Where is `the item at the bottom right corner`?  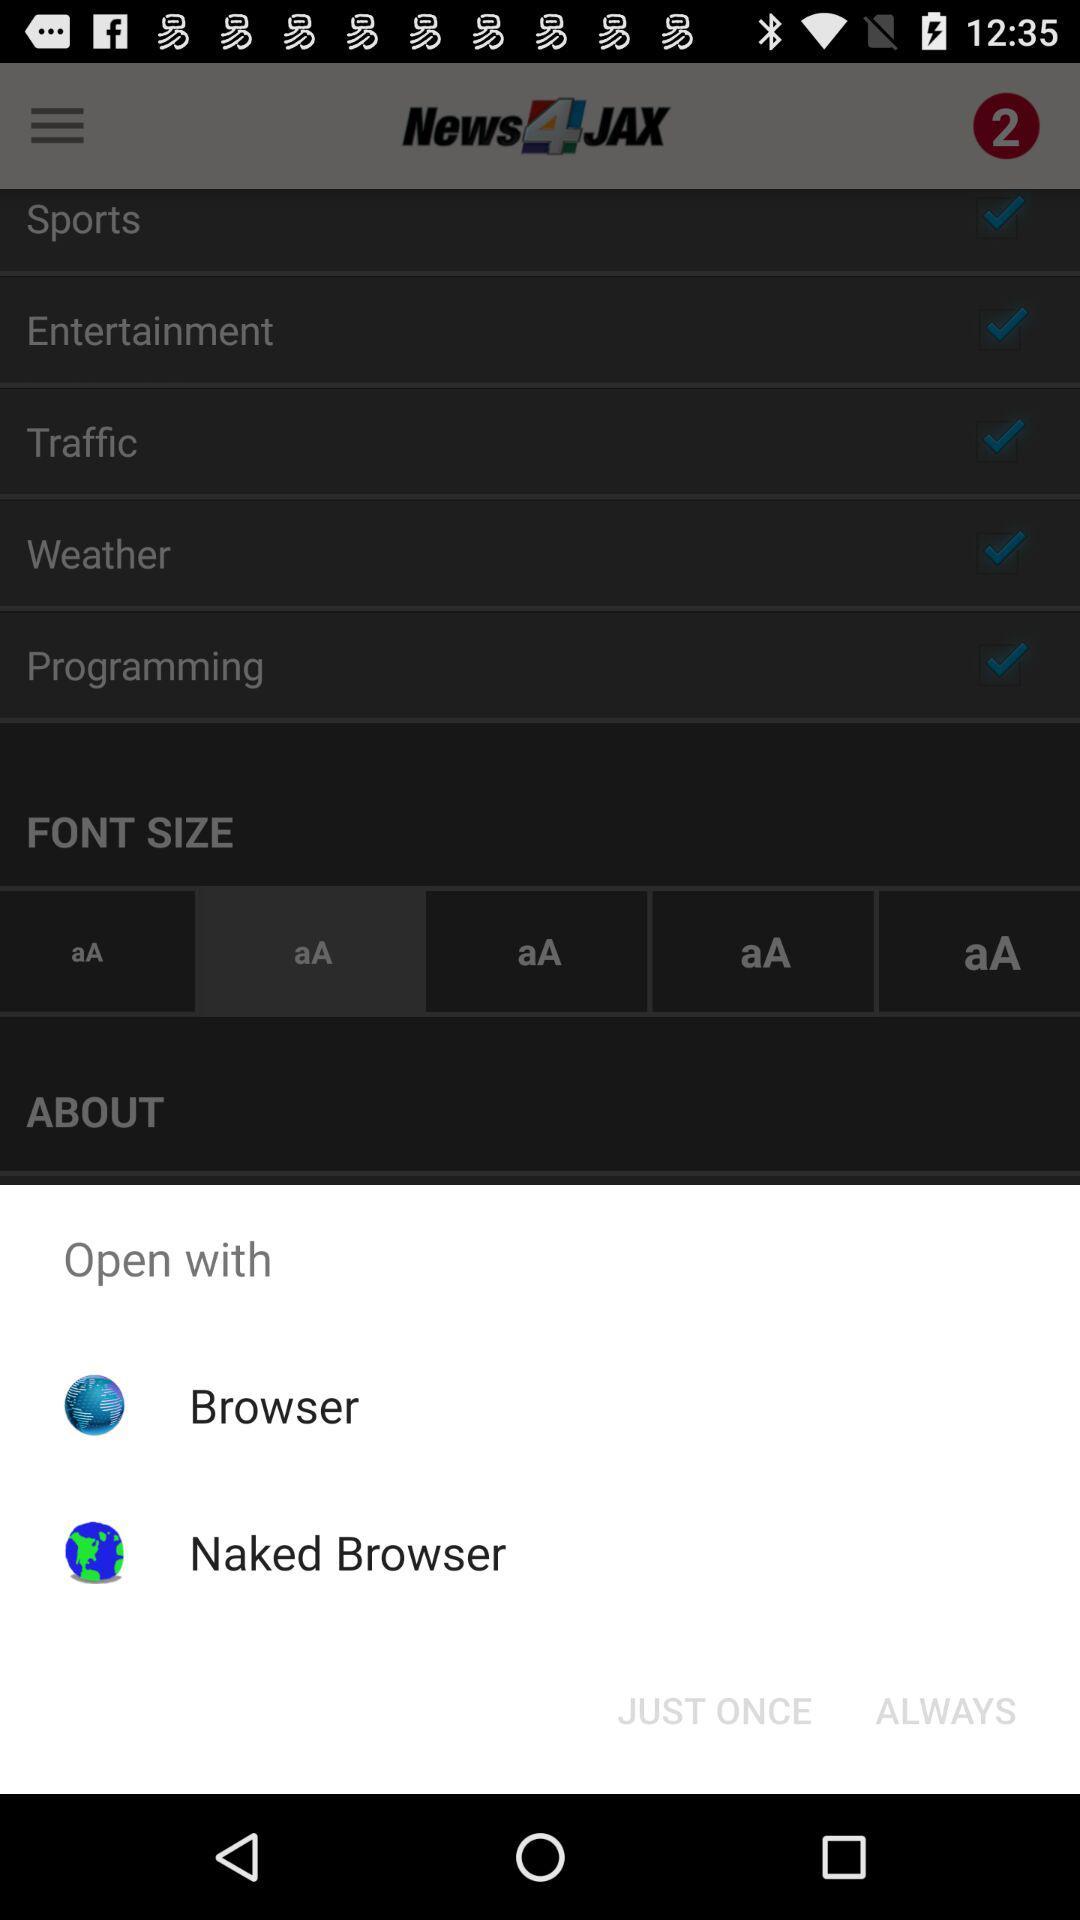 the item at the bottom right corner is located at coordinates (945, 1708).